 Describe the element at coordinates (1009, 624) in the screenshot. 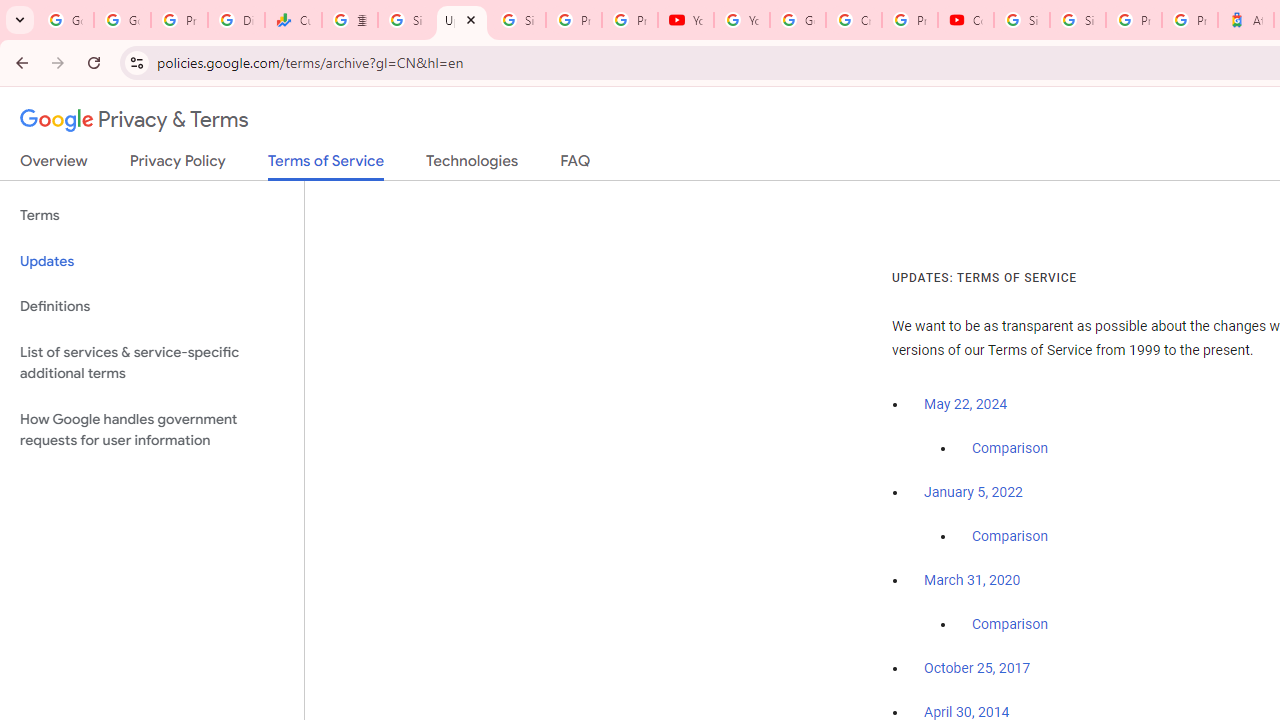

I see `'Comparison'` at that location.